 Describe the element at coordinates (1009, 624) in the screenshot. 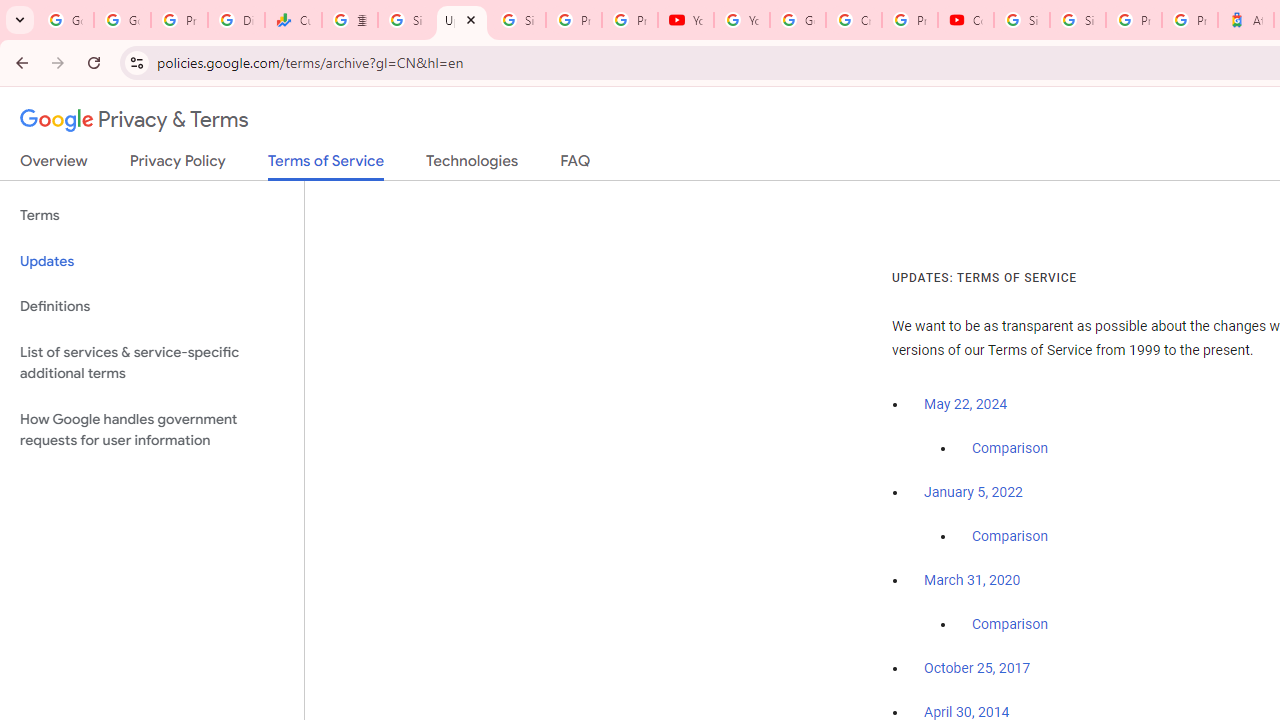

I see `'Comparison'` at that location.